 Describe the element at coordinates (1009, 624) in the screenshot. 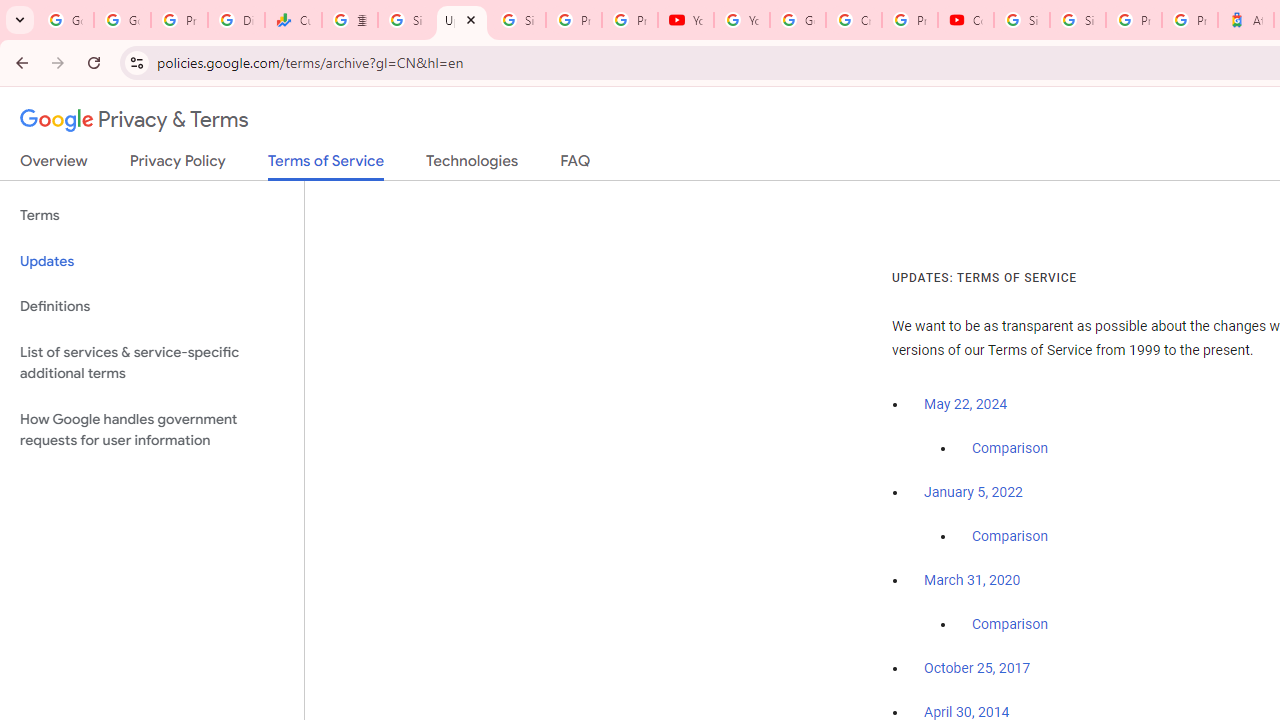

I see `'Comparison'` at that location.